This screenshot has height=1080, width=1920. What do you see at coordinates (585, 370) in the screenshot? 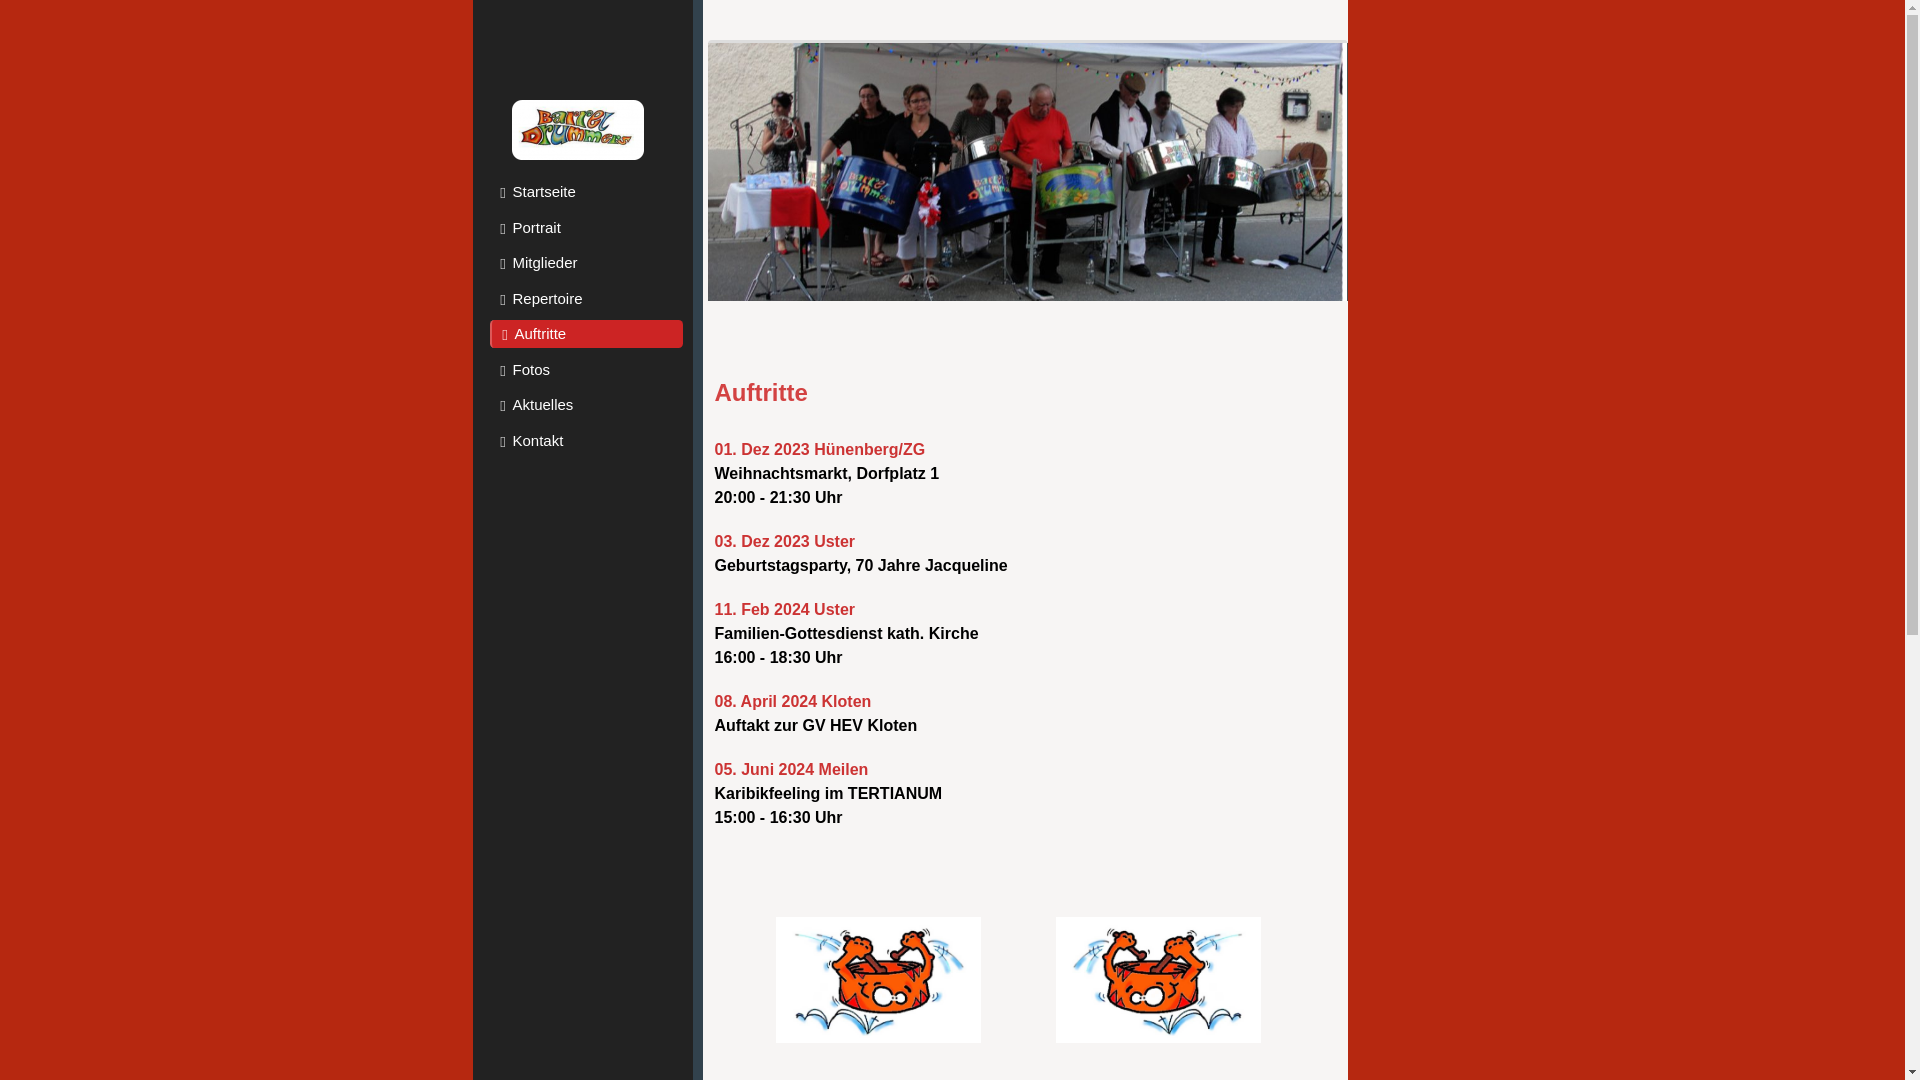
I see `'Fotos'` at bounding box center [585, 370].